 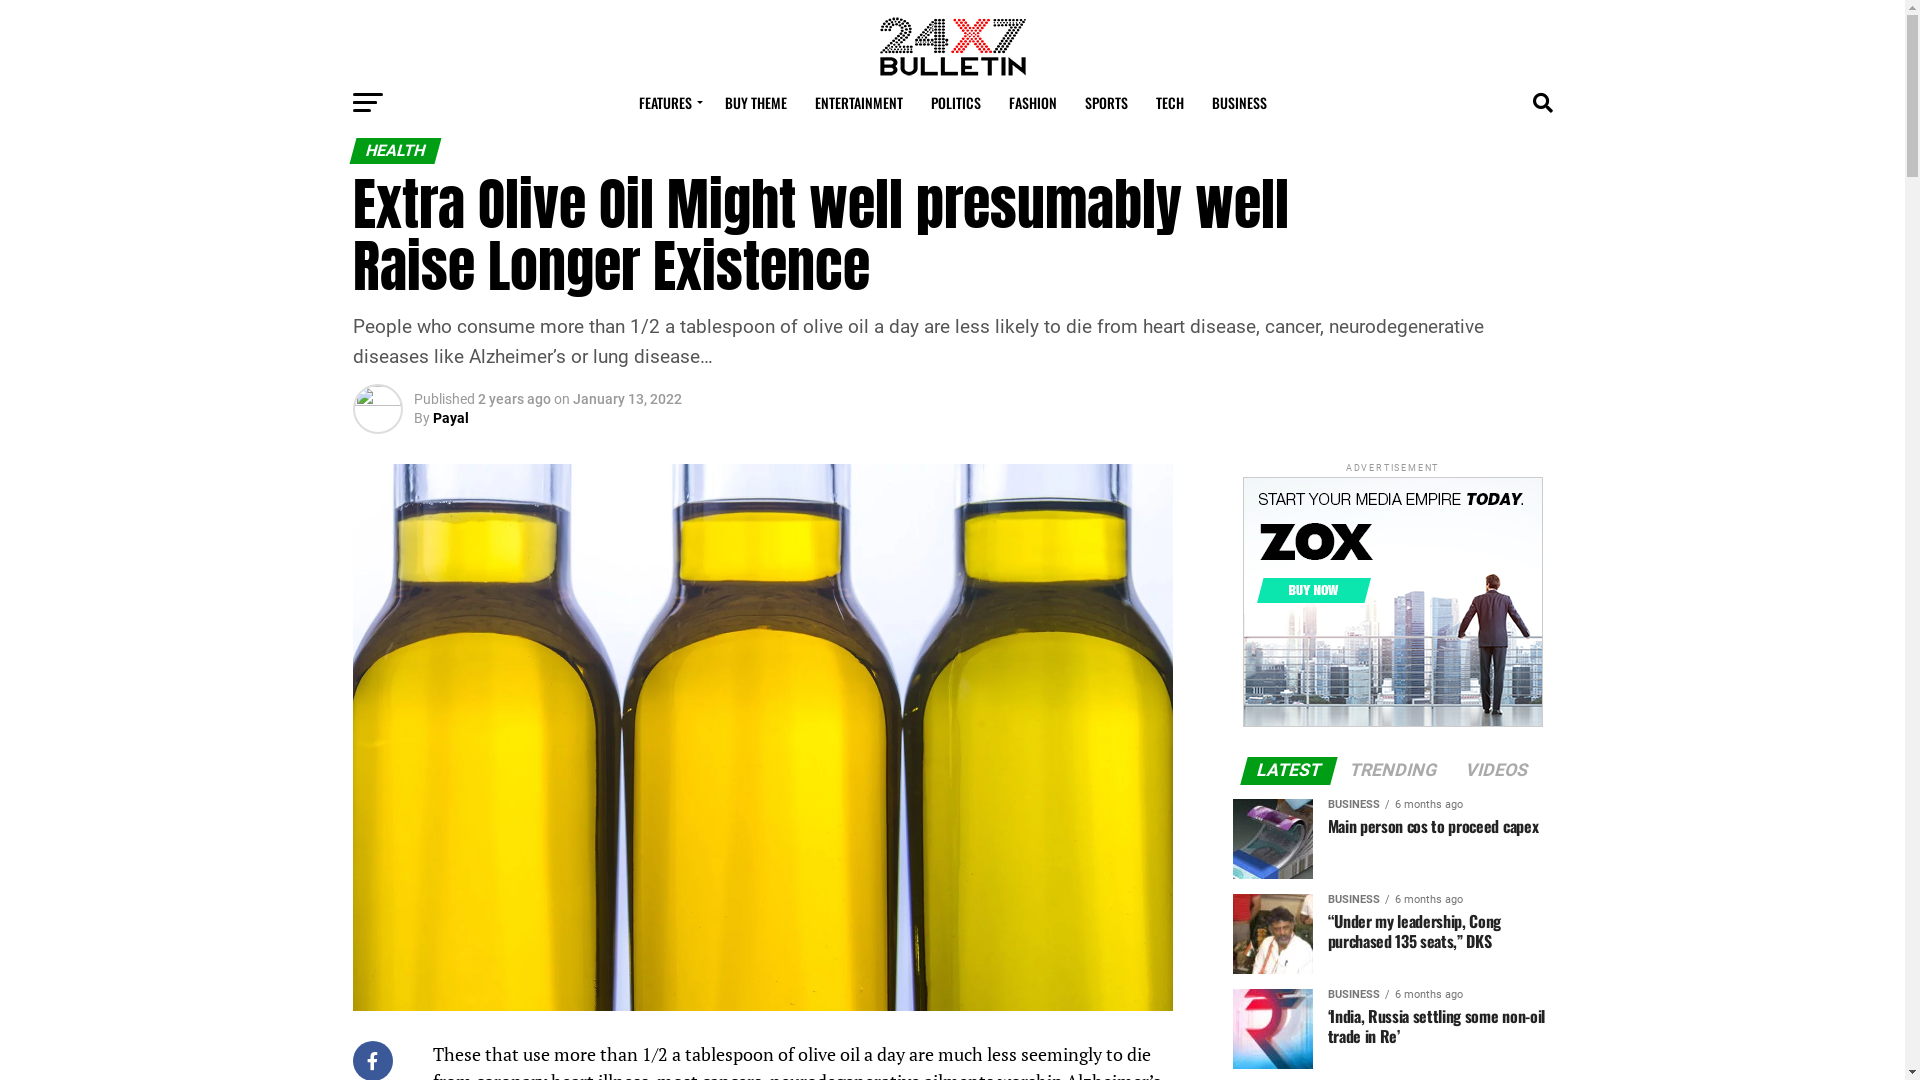 What do you see at coordinates (753, 103) in the screenshot?
I see `'BUY THEME'` at bounding box center [753, 103].